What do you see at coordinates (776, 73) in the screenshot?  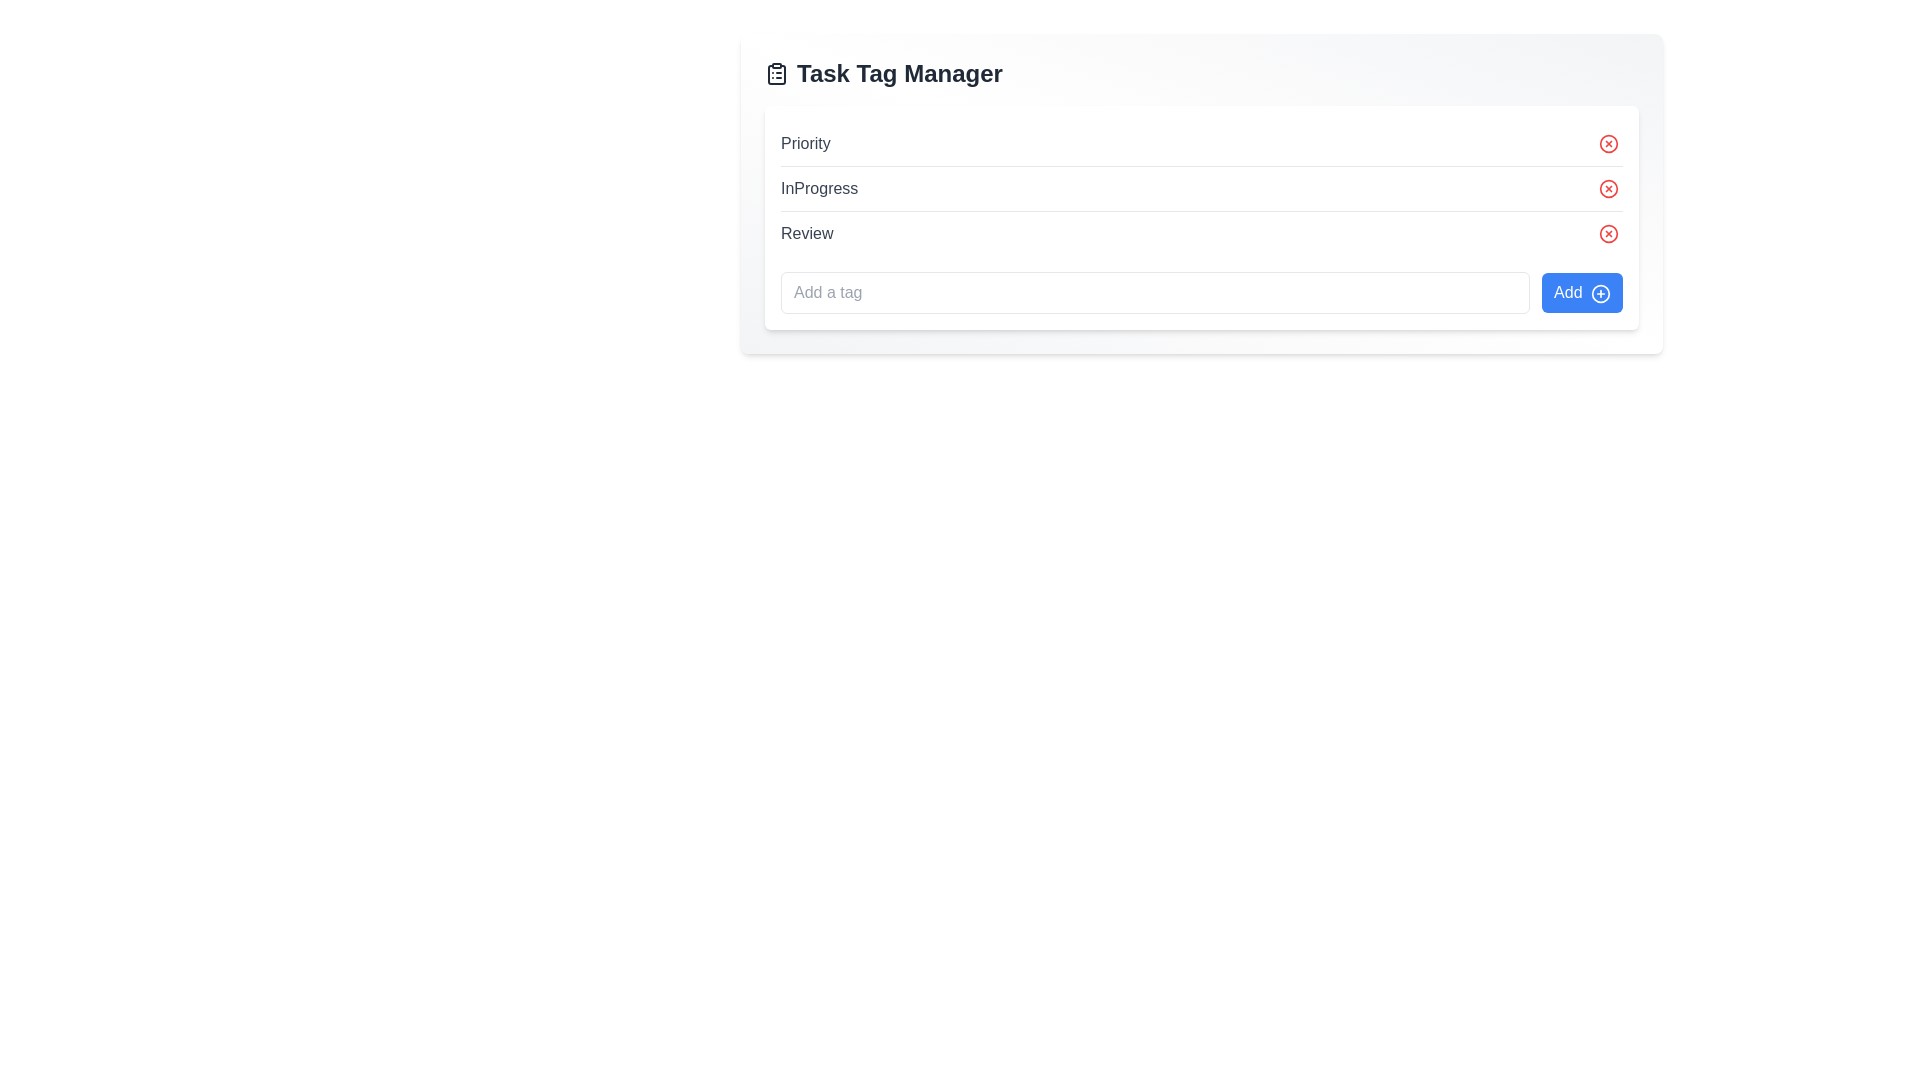 I see `the clipboard icon located to the left of the 'Task Tag Manager' heading, which has a rectangular outline and a clipped top part, styled in black or dark gray` at bounding box center [776, 73].